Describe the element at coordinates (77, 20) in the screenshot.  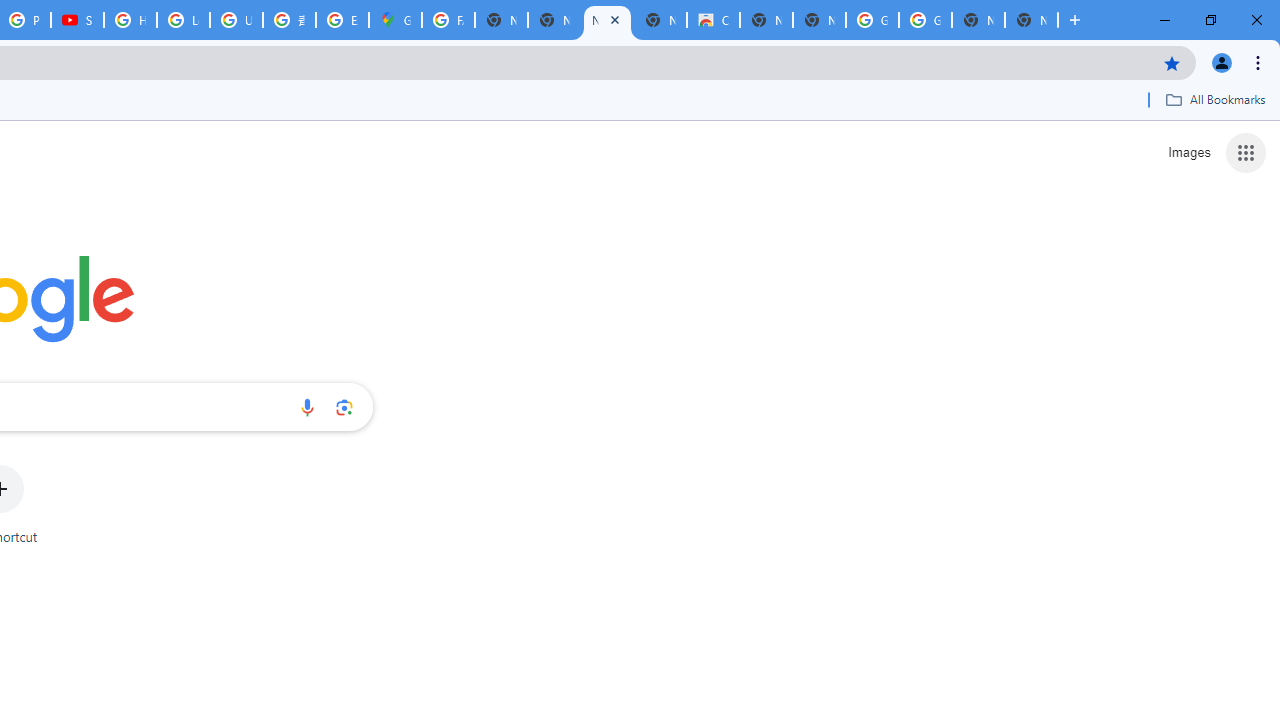
I see `'Subscriptions - YouTube'` at that location.